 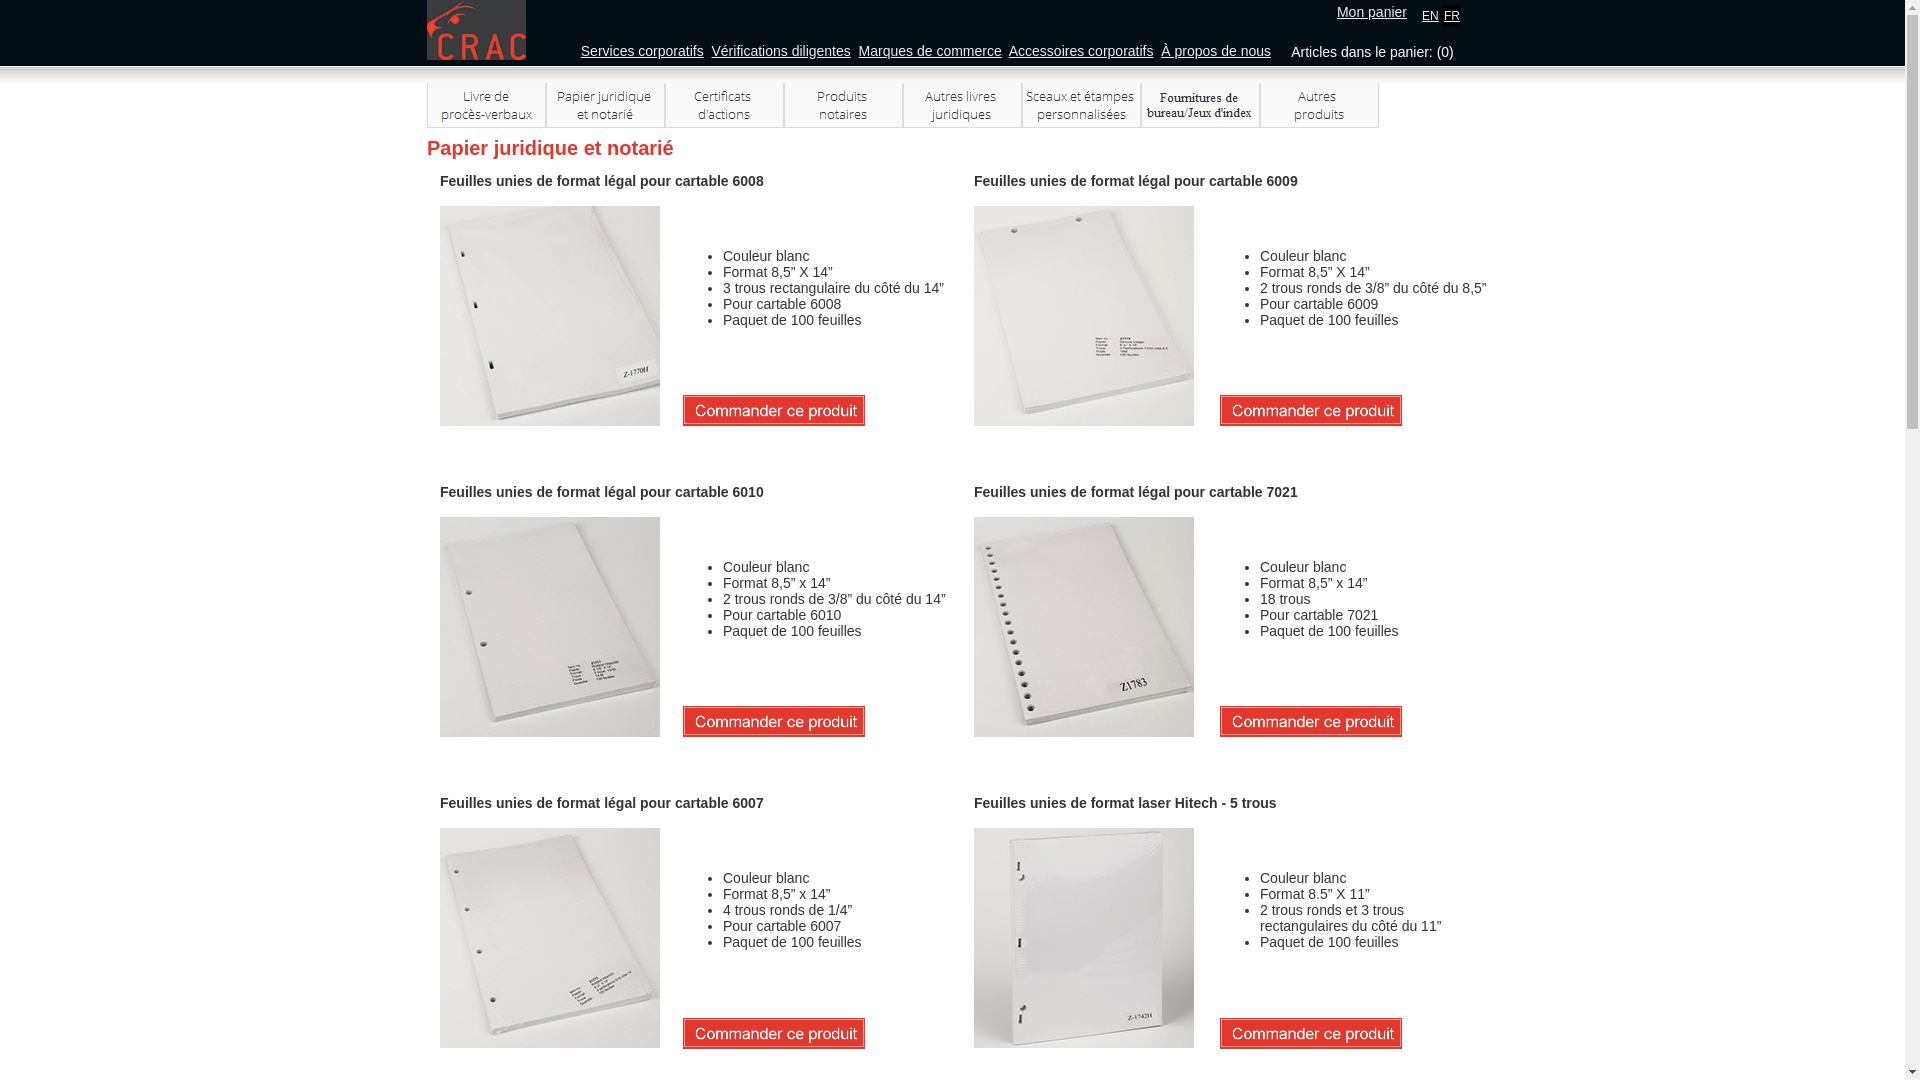 I want to click on 'Z1742H-alt-220', so click(x=974, y=937).